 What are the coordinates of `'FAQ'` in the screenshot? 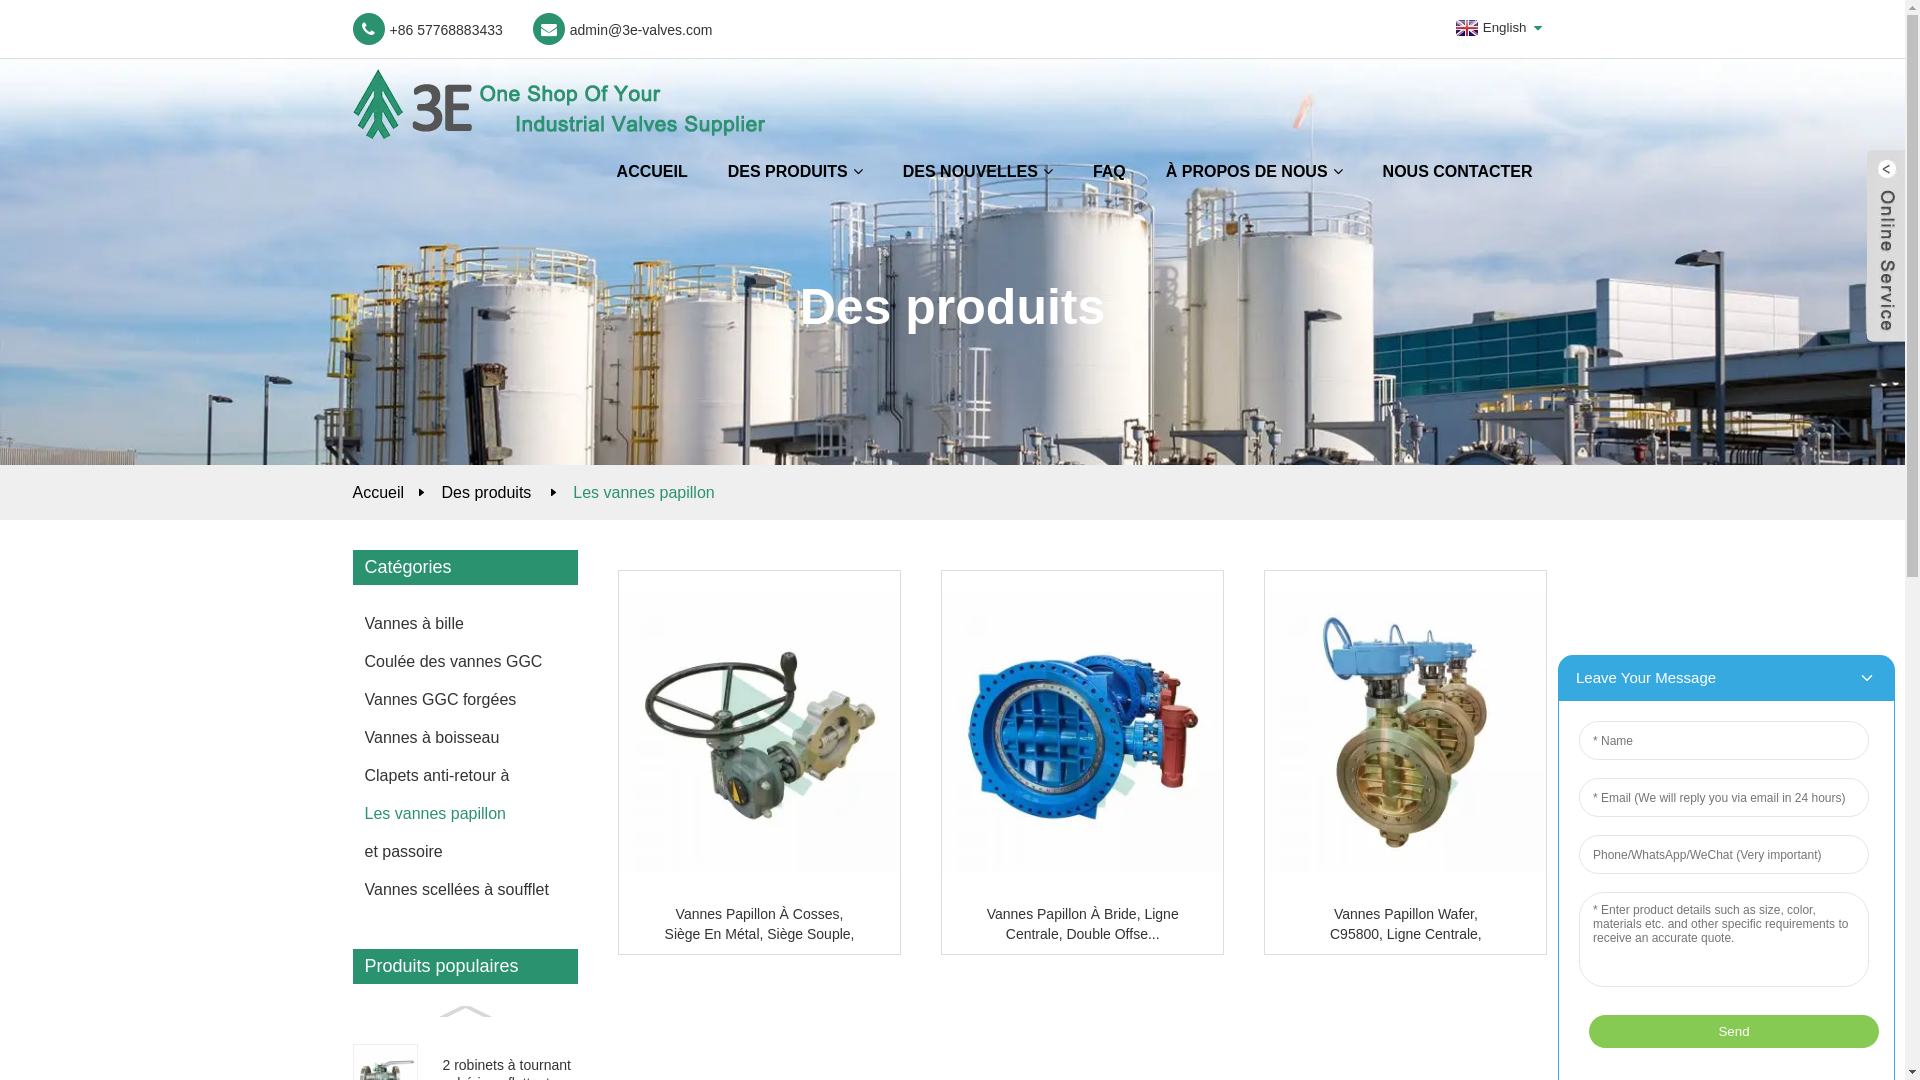 It's located at (1108, 170).